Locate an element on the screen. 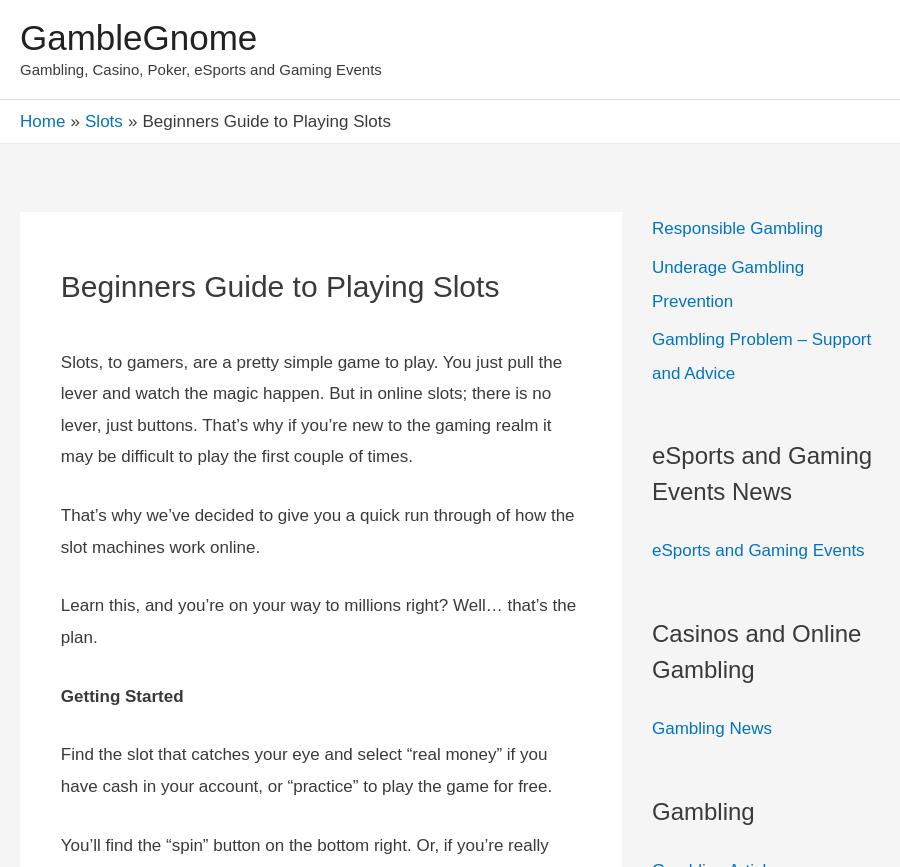  'Responsible Gambling' is located at coordinates (736, 228).